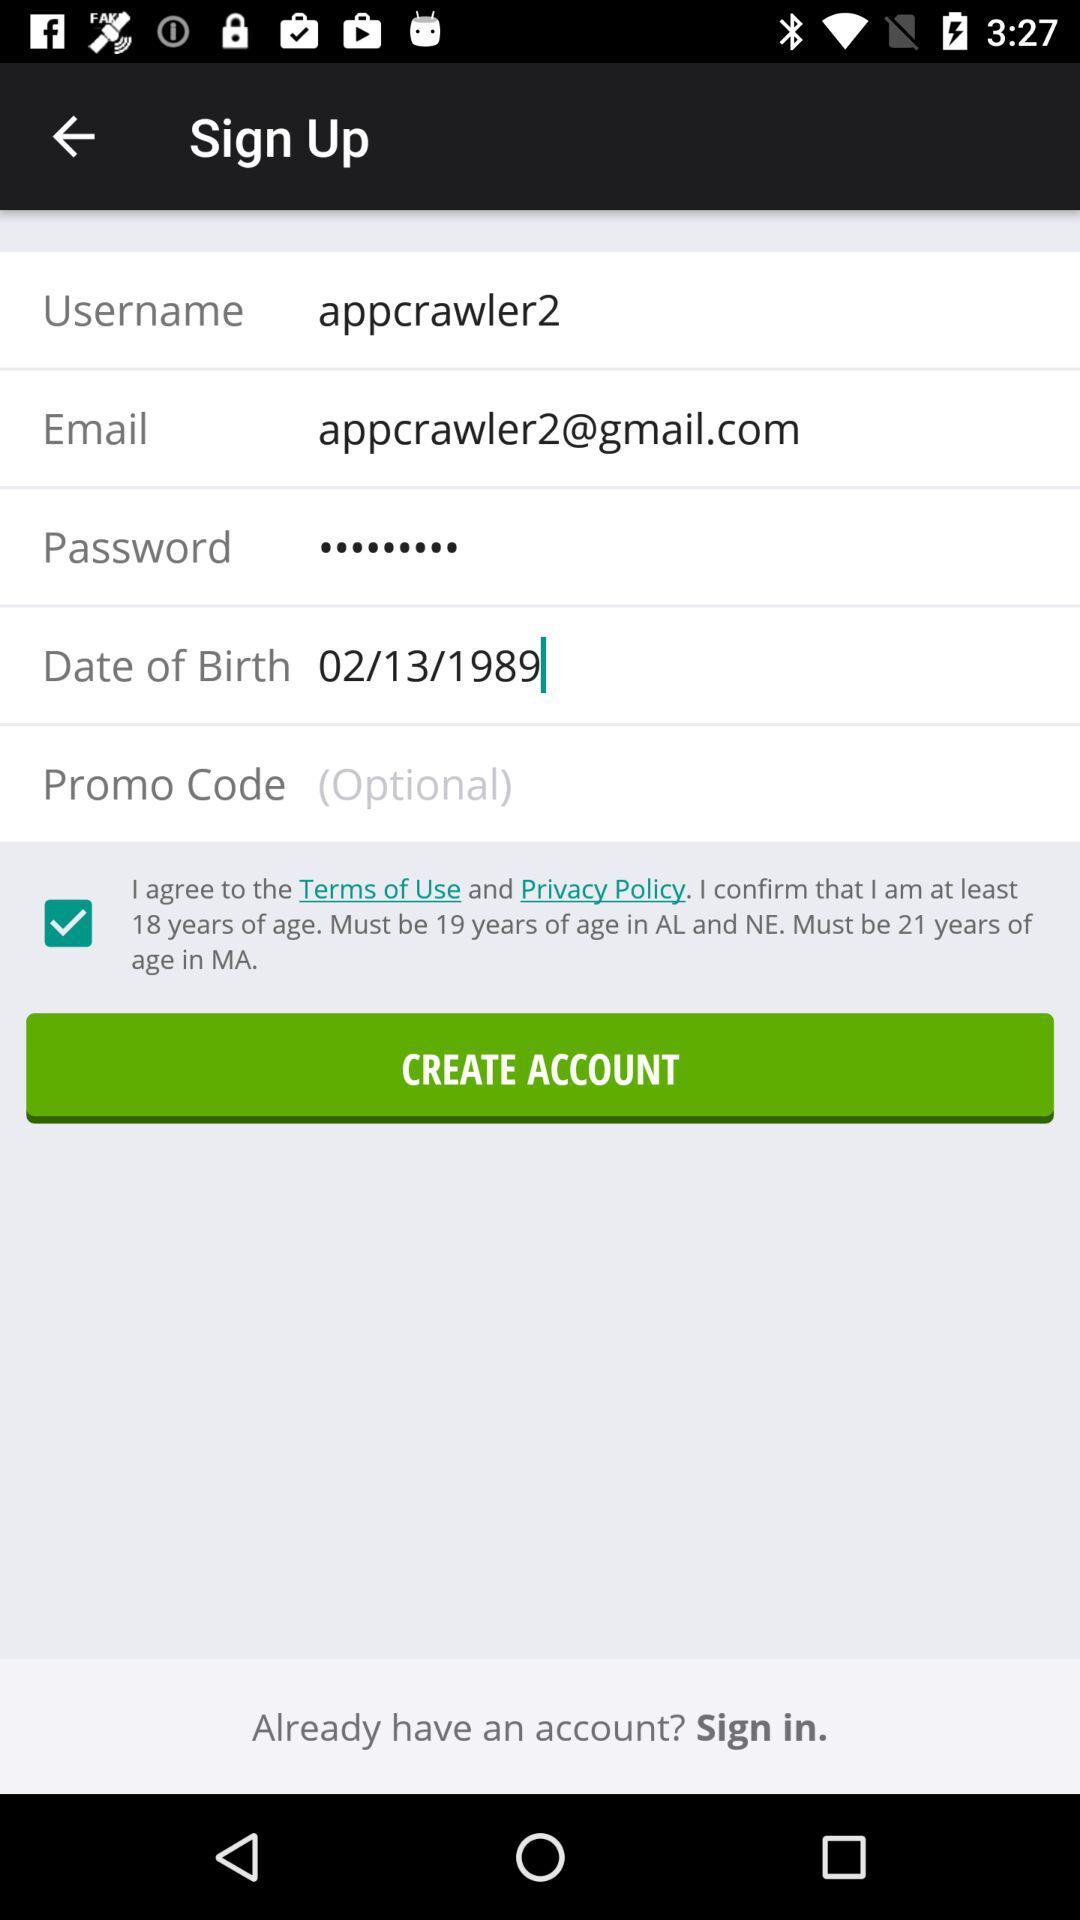 The width and height of the screenshot is (1080, 1920). What do you see at coordinates (582, 922) in the screenshot?
I see `icon above the create account` at bounding box center [582, 922].